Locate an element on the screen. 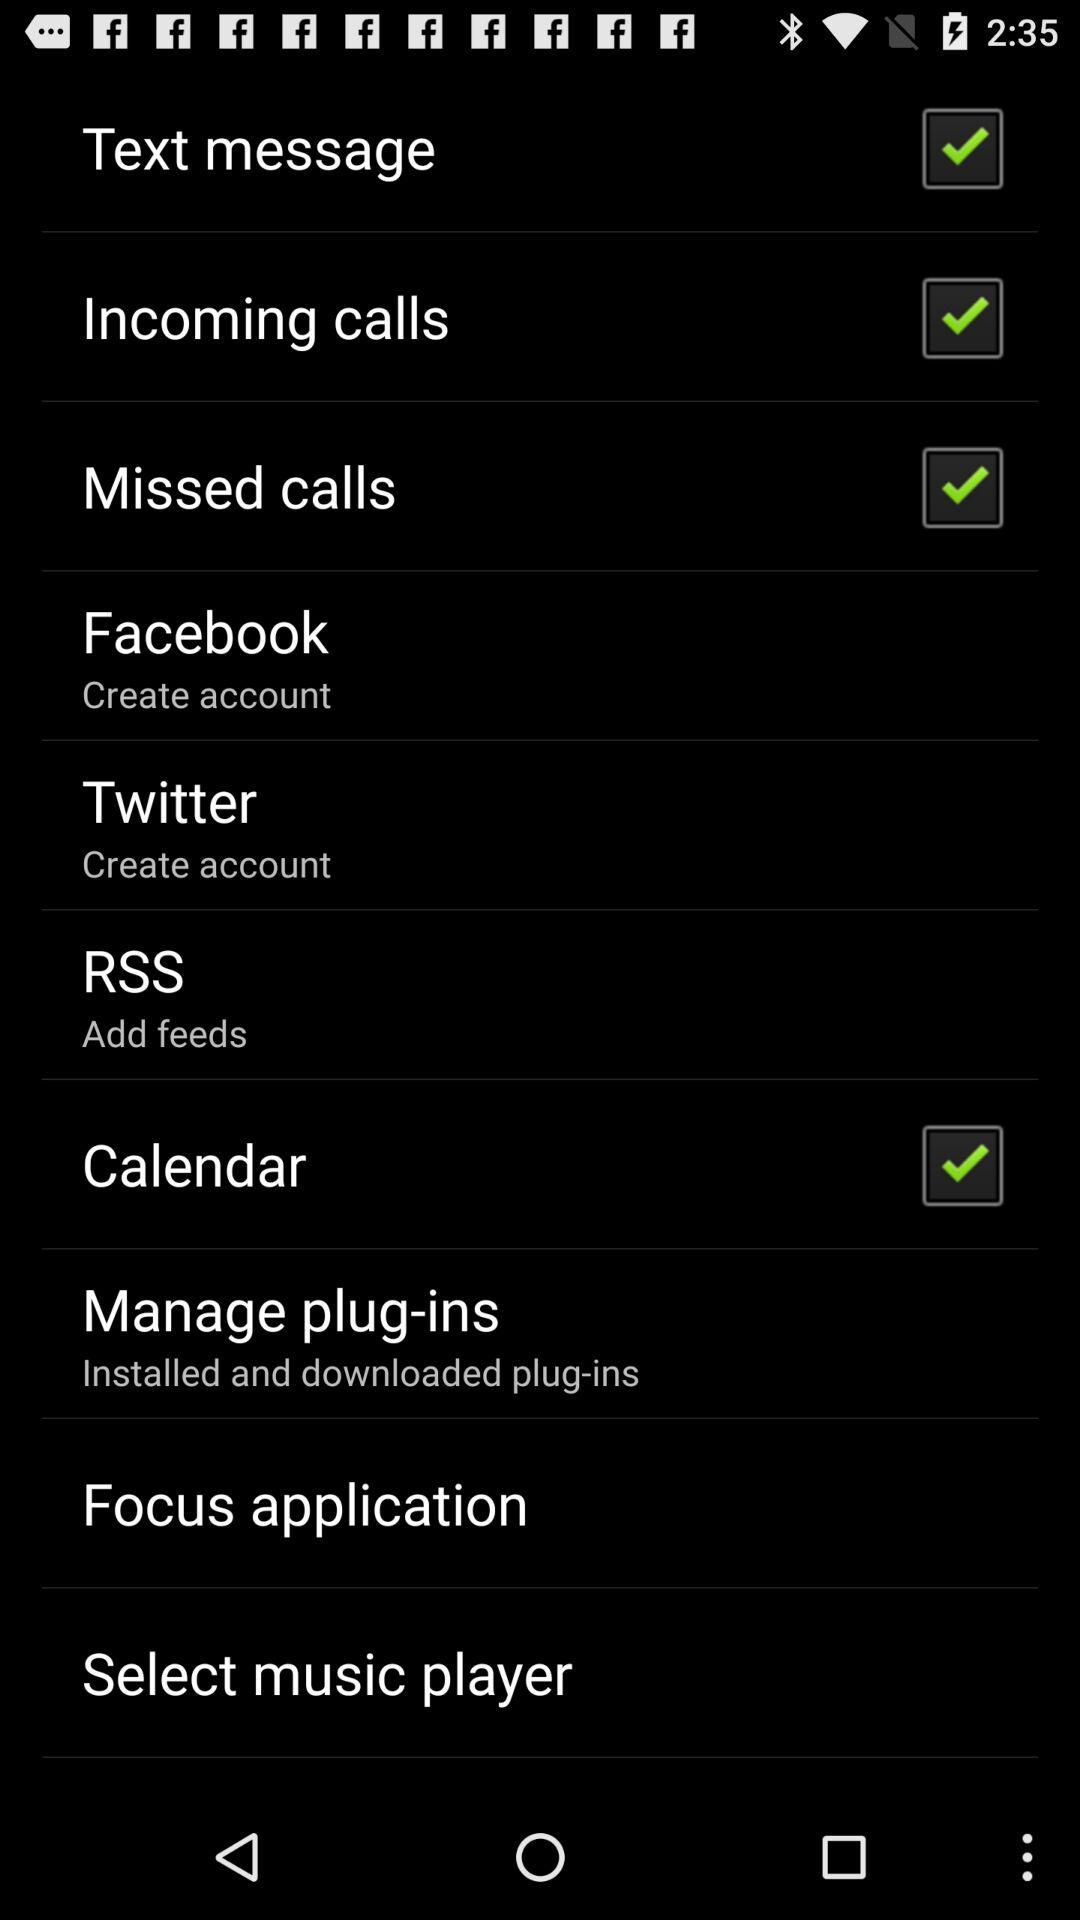  the app below focus application icon is located at coordinates (326, 1672).